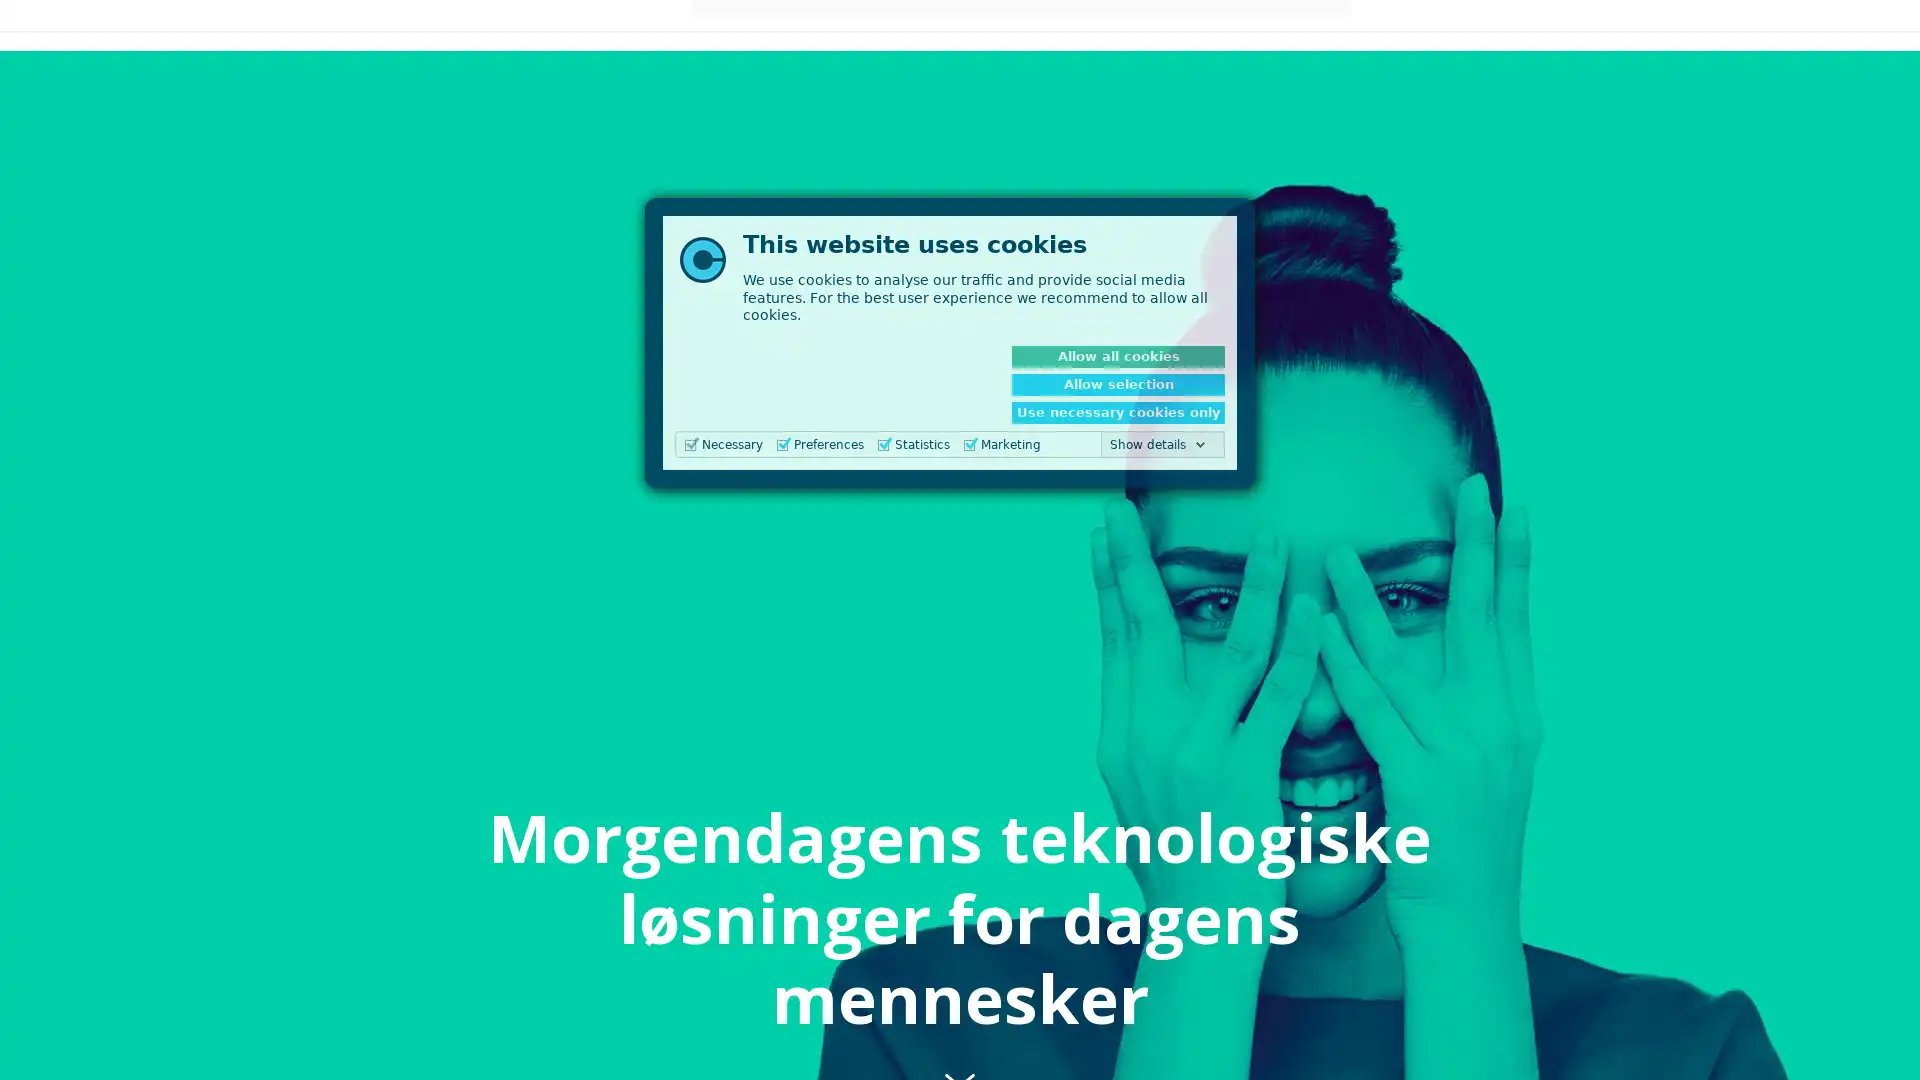  I want to click on Videre til innholdet, so click(960, 1036).